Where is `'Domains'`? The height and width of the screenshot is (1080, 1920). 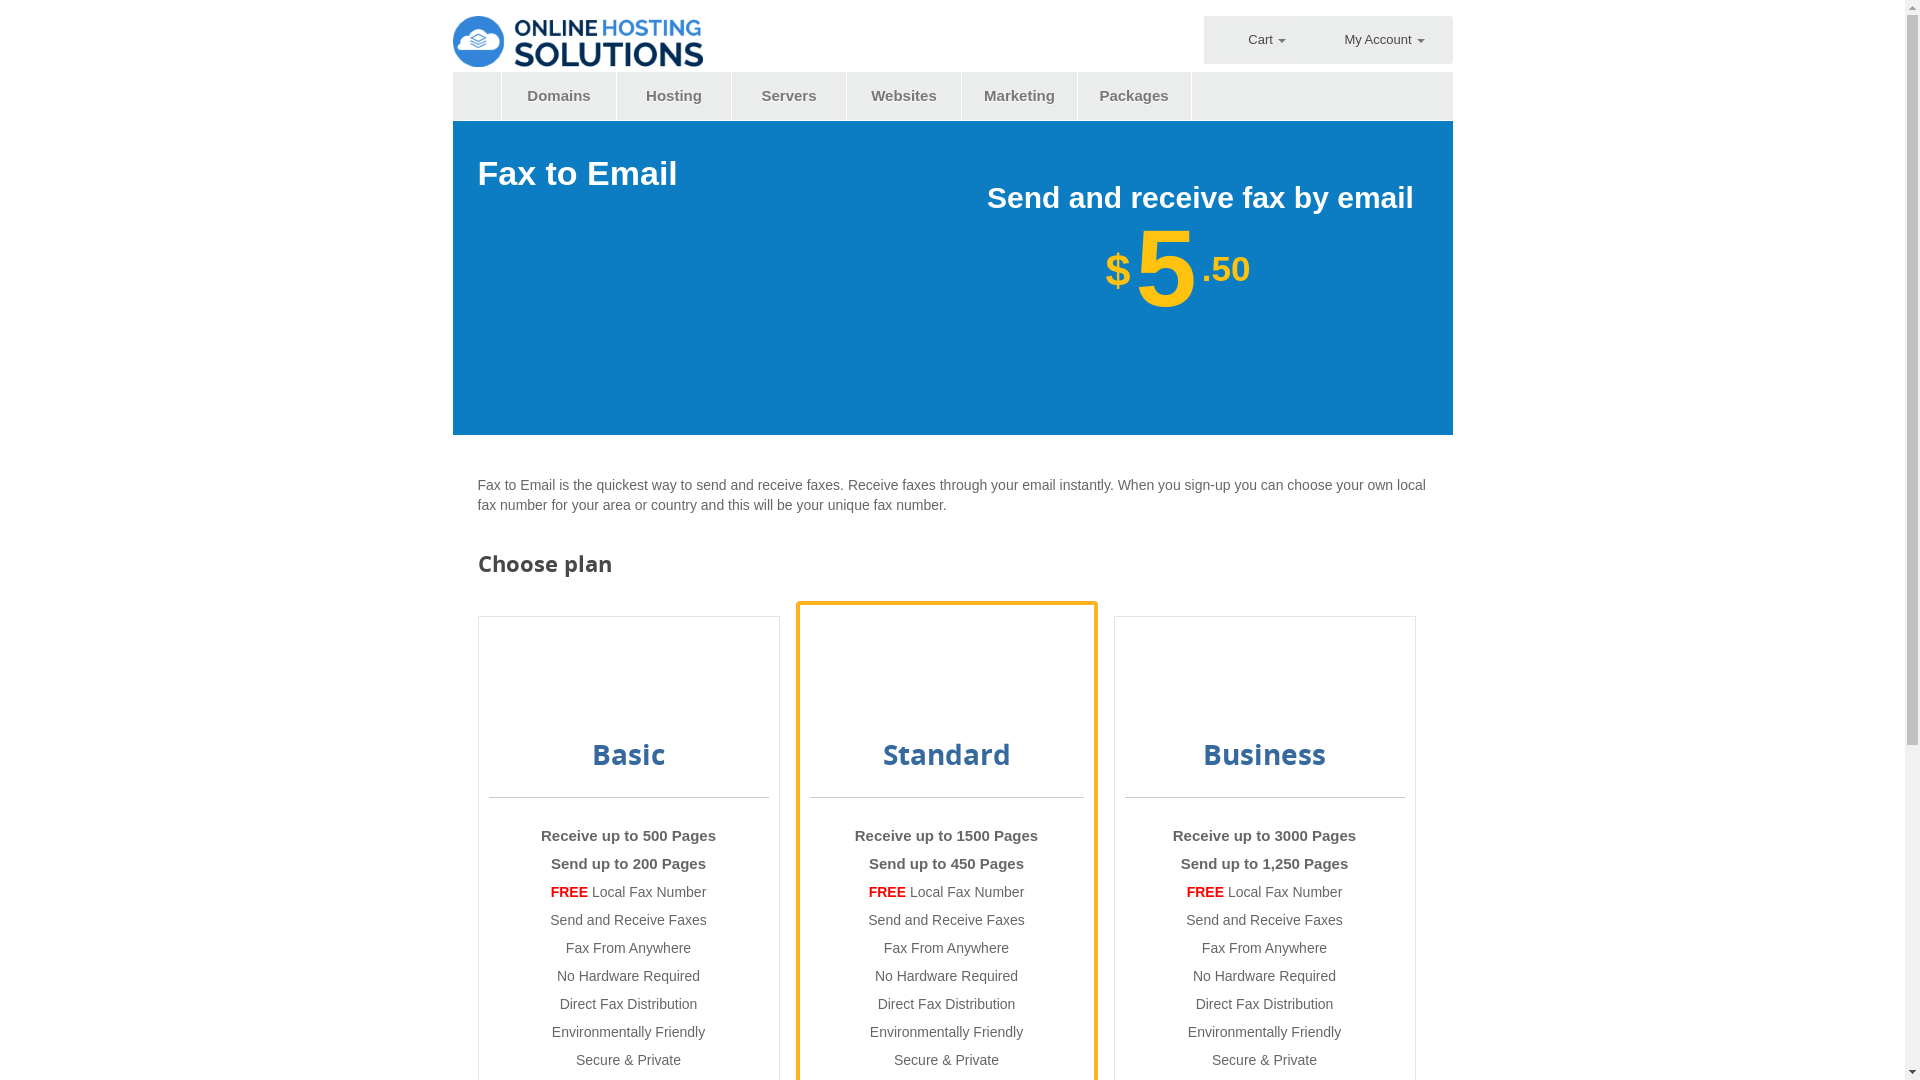
'Domains' is located at coordinates (558, 96).